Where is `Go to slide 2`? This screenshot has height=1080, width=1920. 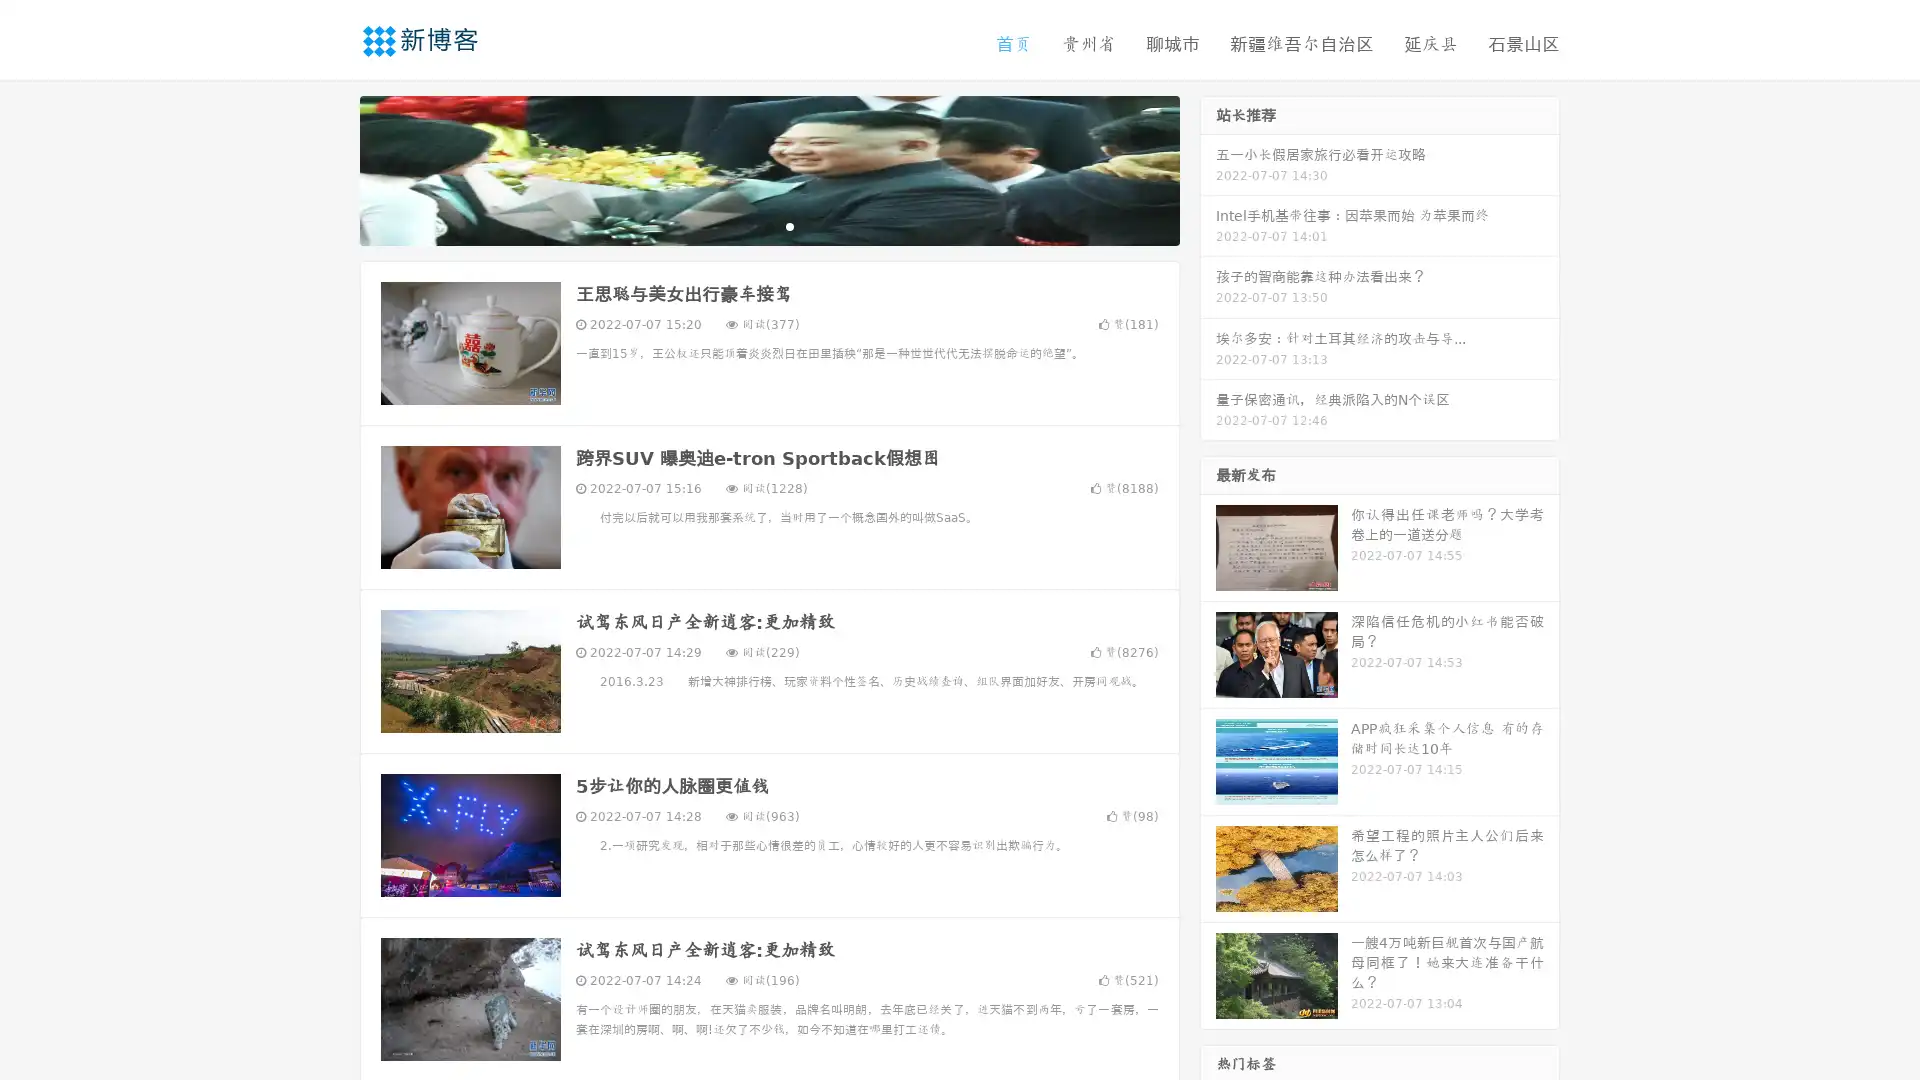 Go to slide 2 is located at coordinates (768, 225).